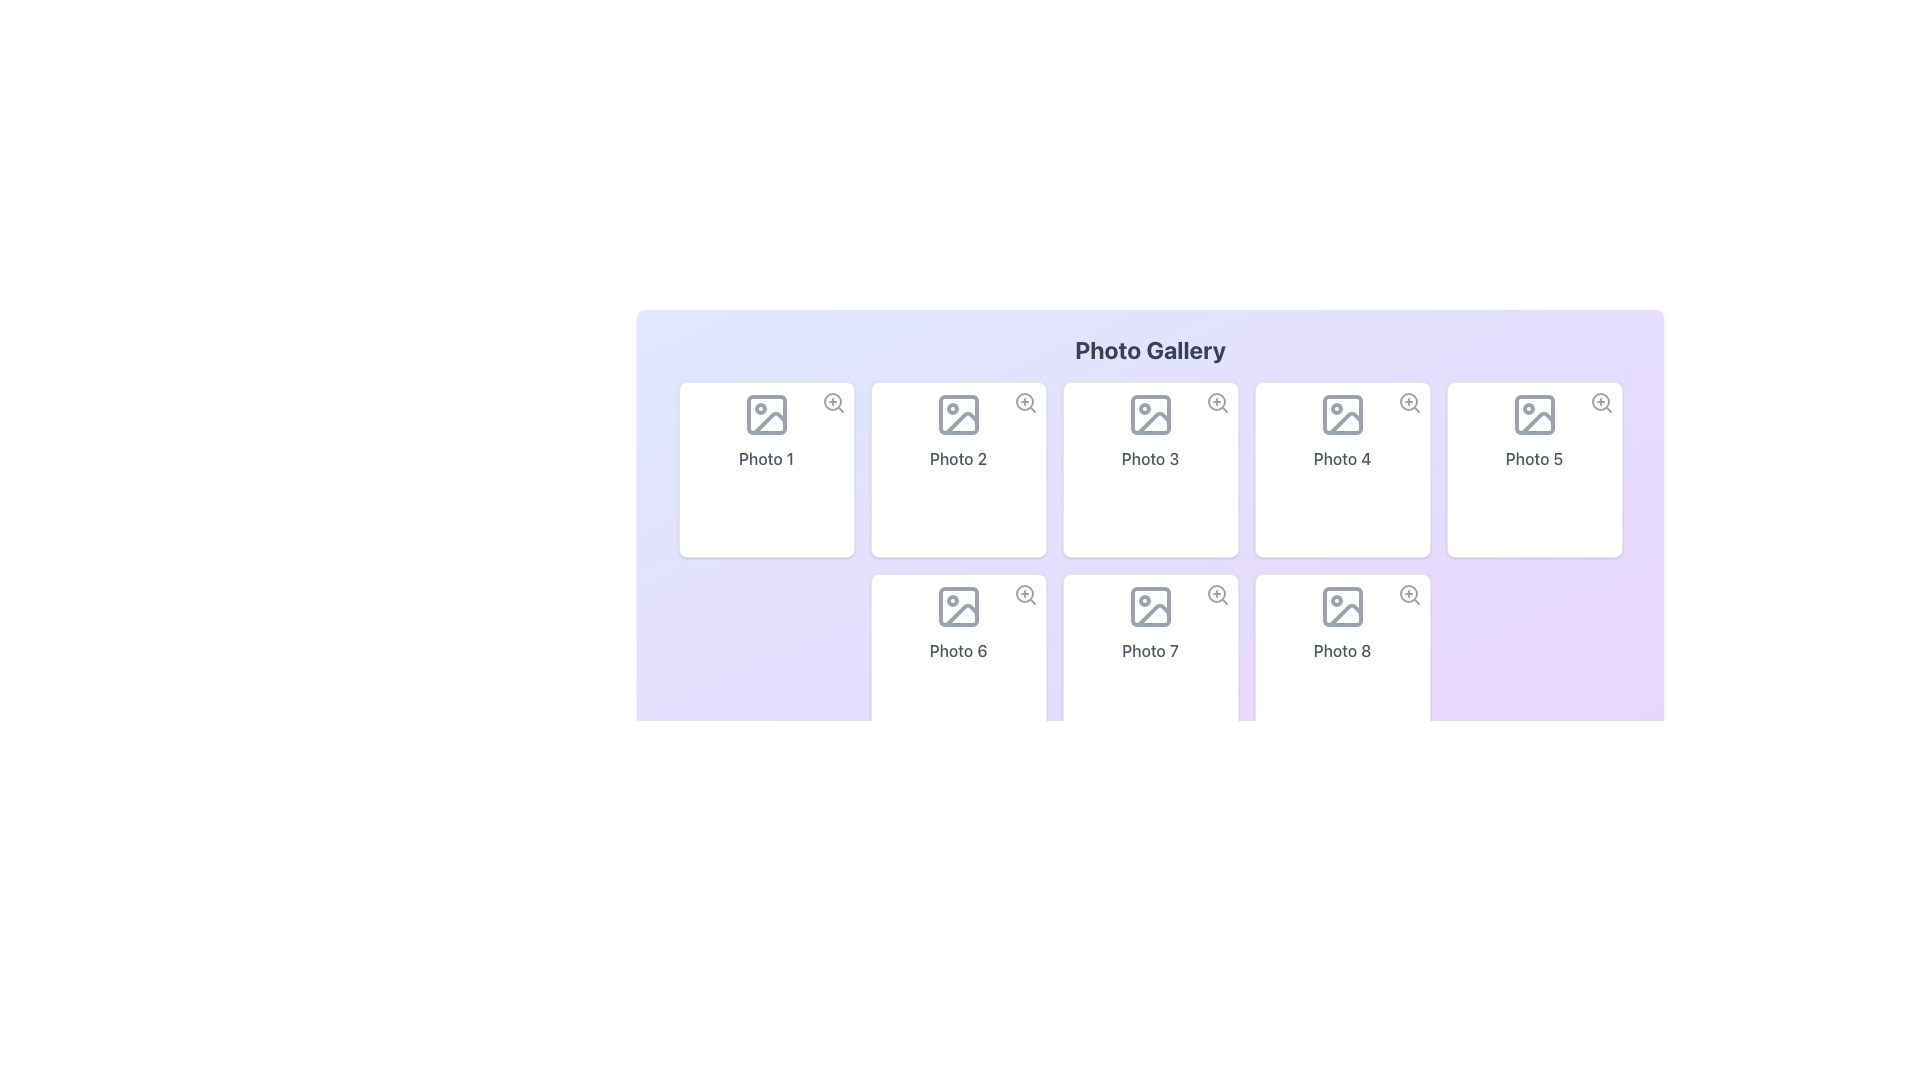 The height and width of the screenshot is (1080, 1920). Describe the element at coordinates (1150, 459) in the screenshot. I see `the text label 'Photo 3' which is located in the third card of the photo gallery, positioned below the photo placeholder icon` at that location.